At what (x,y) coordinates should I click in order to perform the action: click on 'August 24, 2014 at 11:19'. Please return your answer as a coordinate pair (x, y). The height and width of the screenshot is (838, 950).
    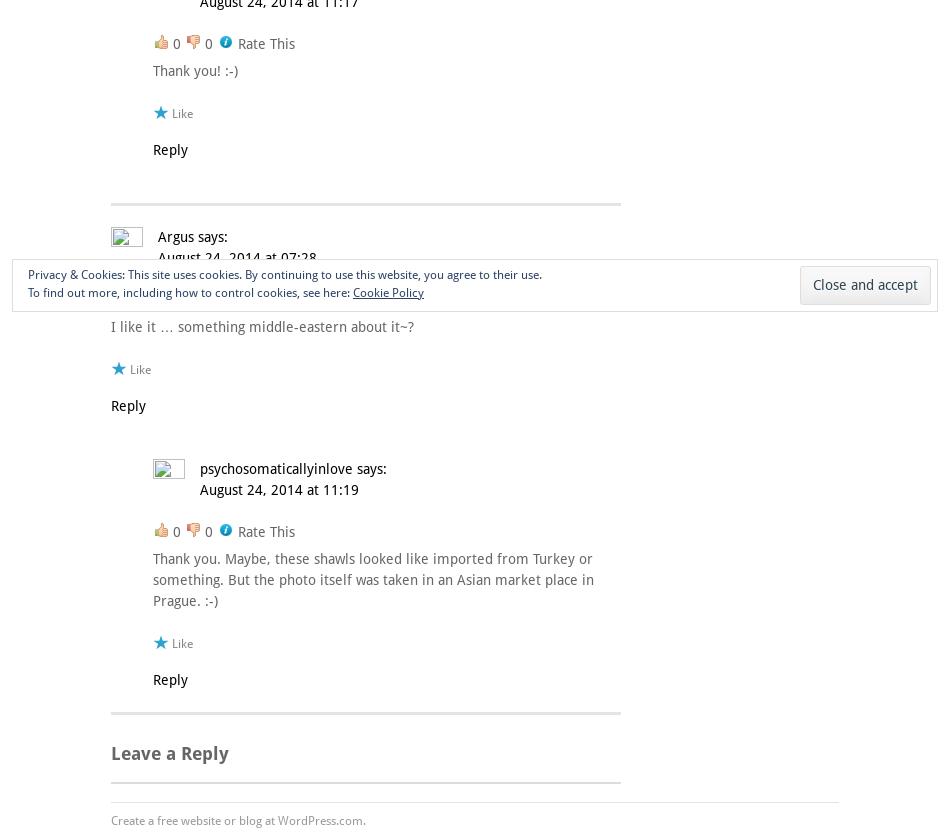
    Looking at the image, I should click on (278, 488).